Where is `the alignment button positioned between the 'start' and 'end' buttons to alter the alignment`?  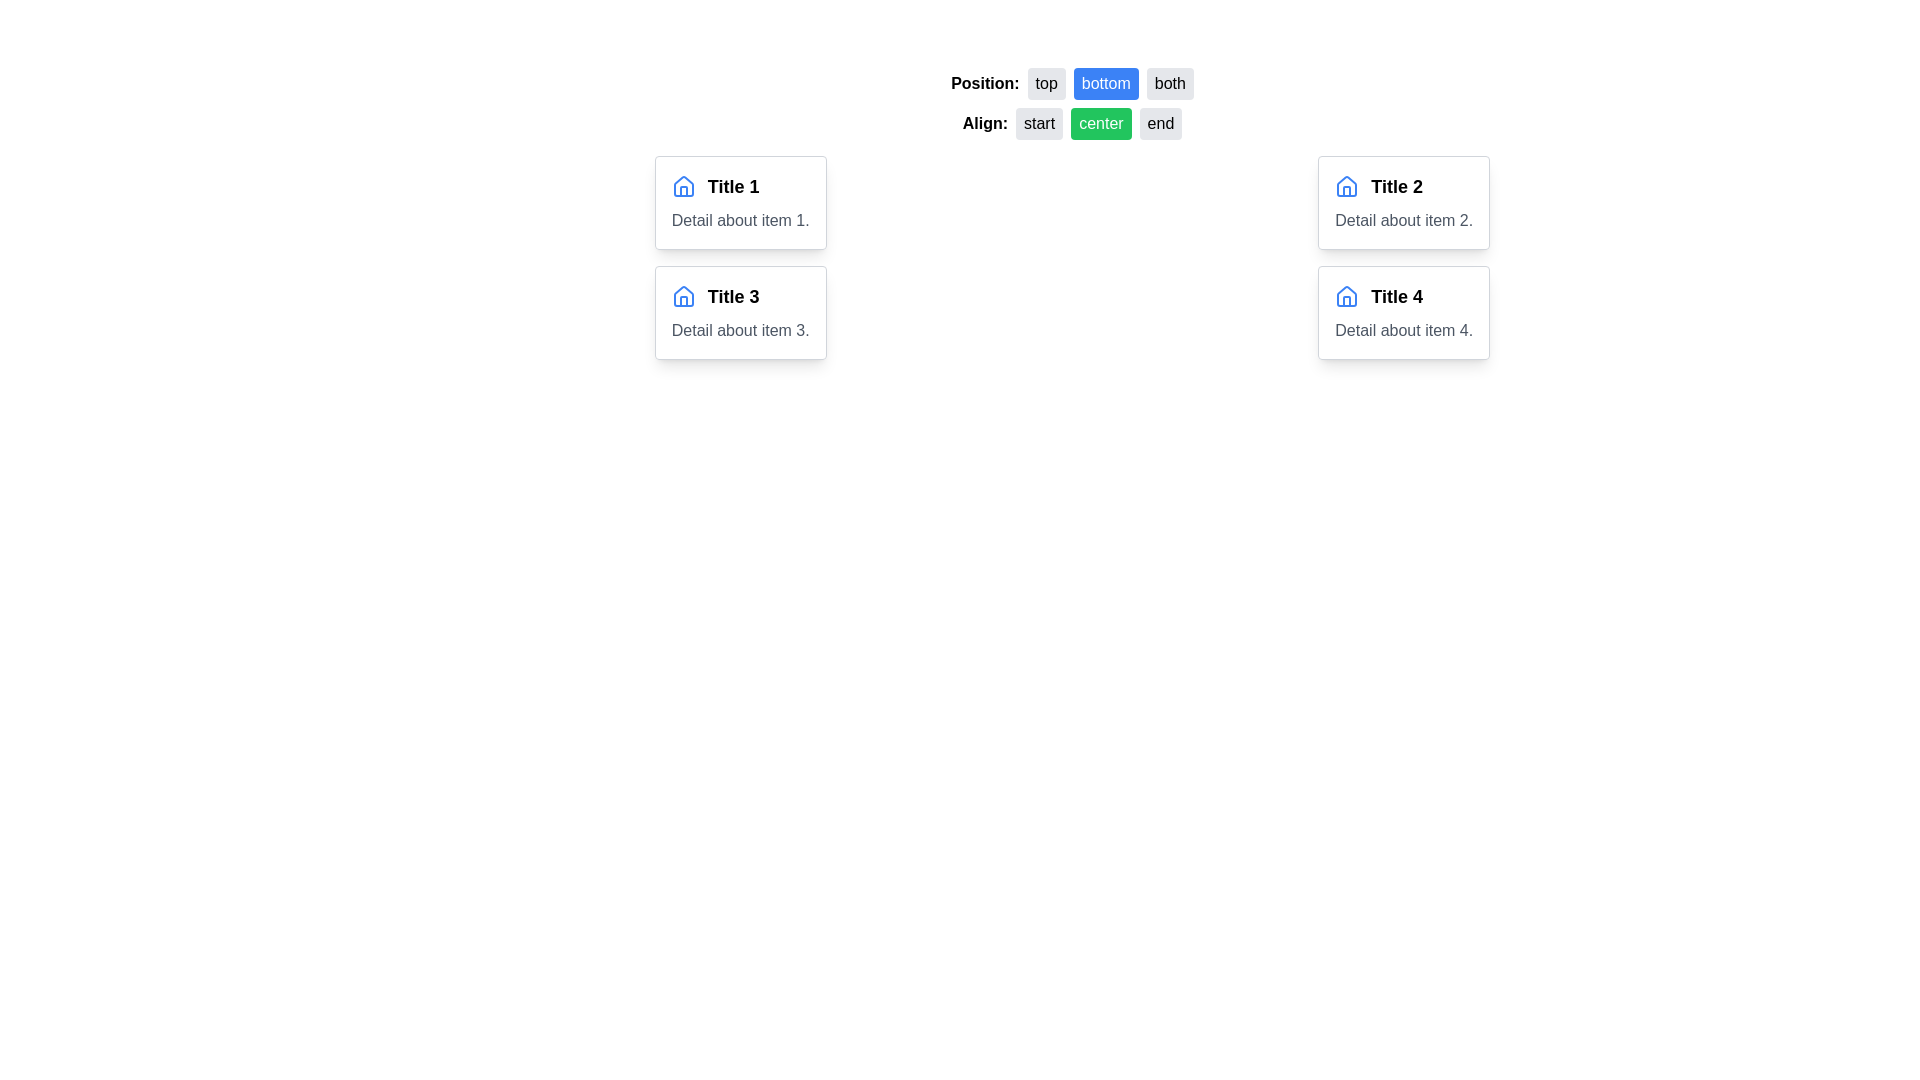
the alignment button positioned between the 'start' and 'end' buttons to alter the alignment is located at coordinates (1100, 123).